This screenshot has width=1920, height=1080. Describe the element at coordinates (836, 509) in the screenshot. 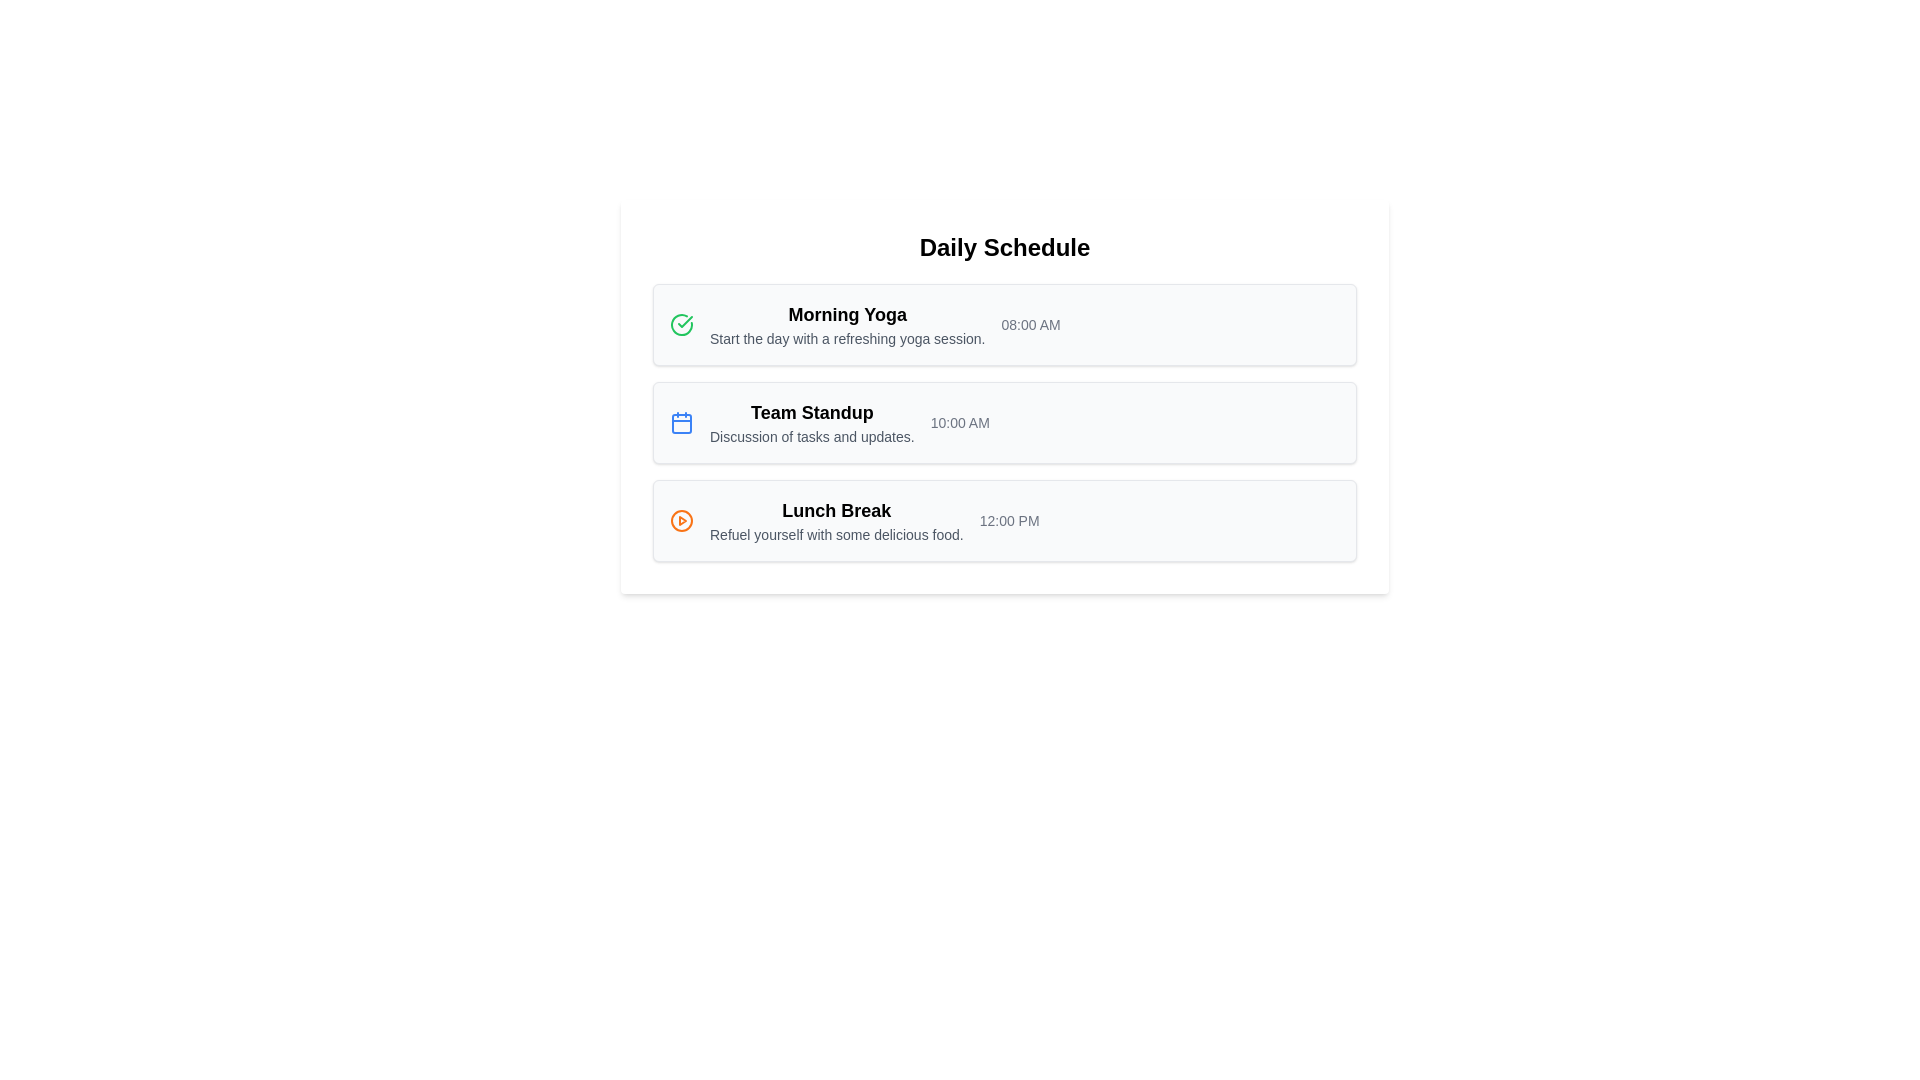

I see `the 'Lunch Break' text label which serves as a title in the daily schedule interface, positioned above the descriptive text and to the right of an orange icon` at that location.